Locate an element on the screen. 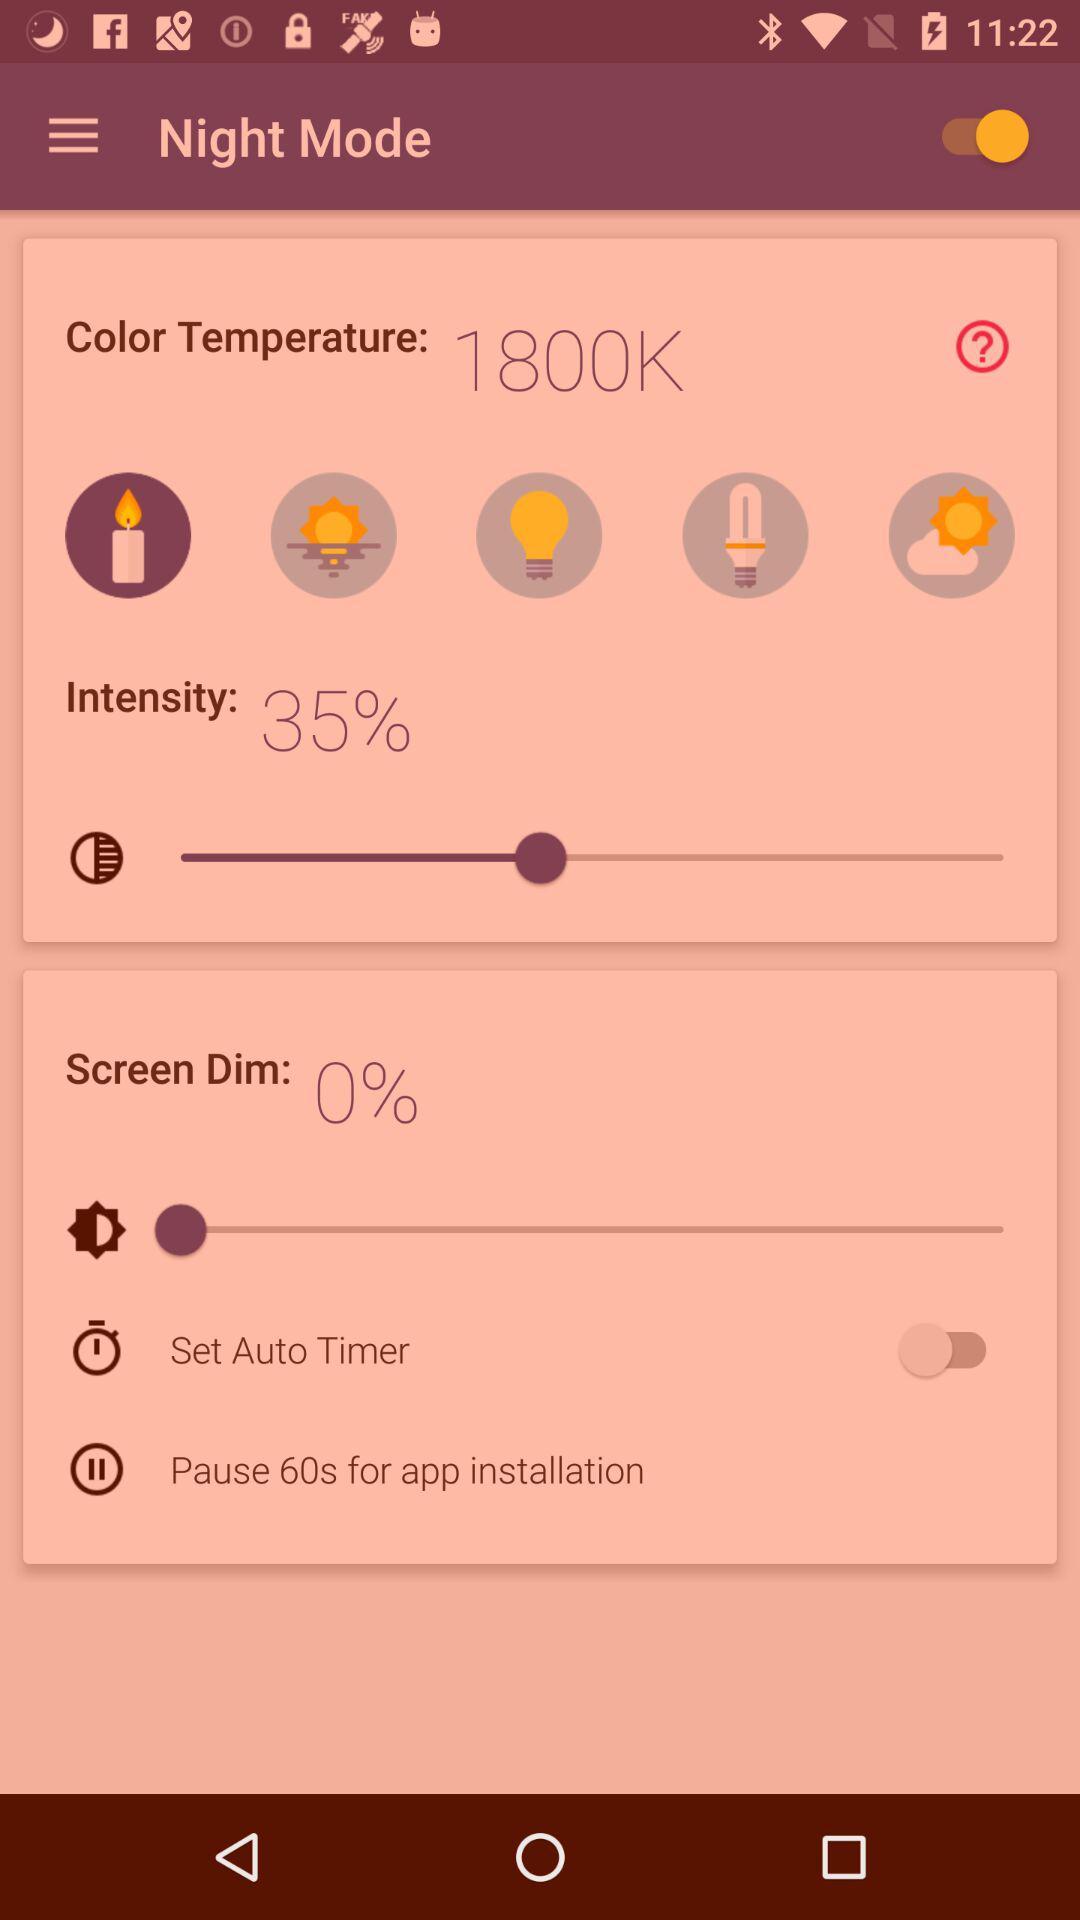 The height and width of the screenshot is (1920, 1080). the second image from left side is located at coordinates (745, 536).